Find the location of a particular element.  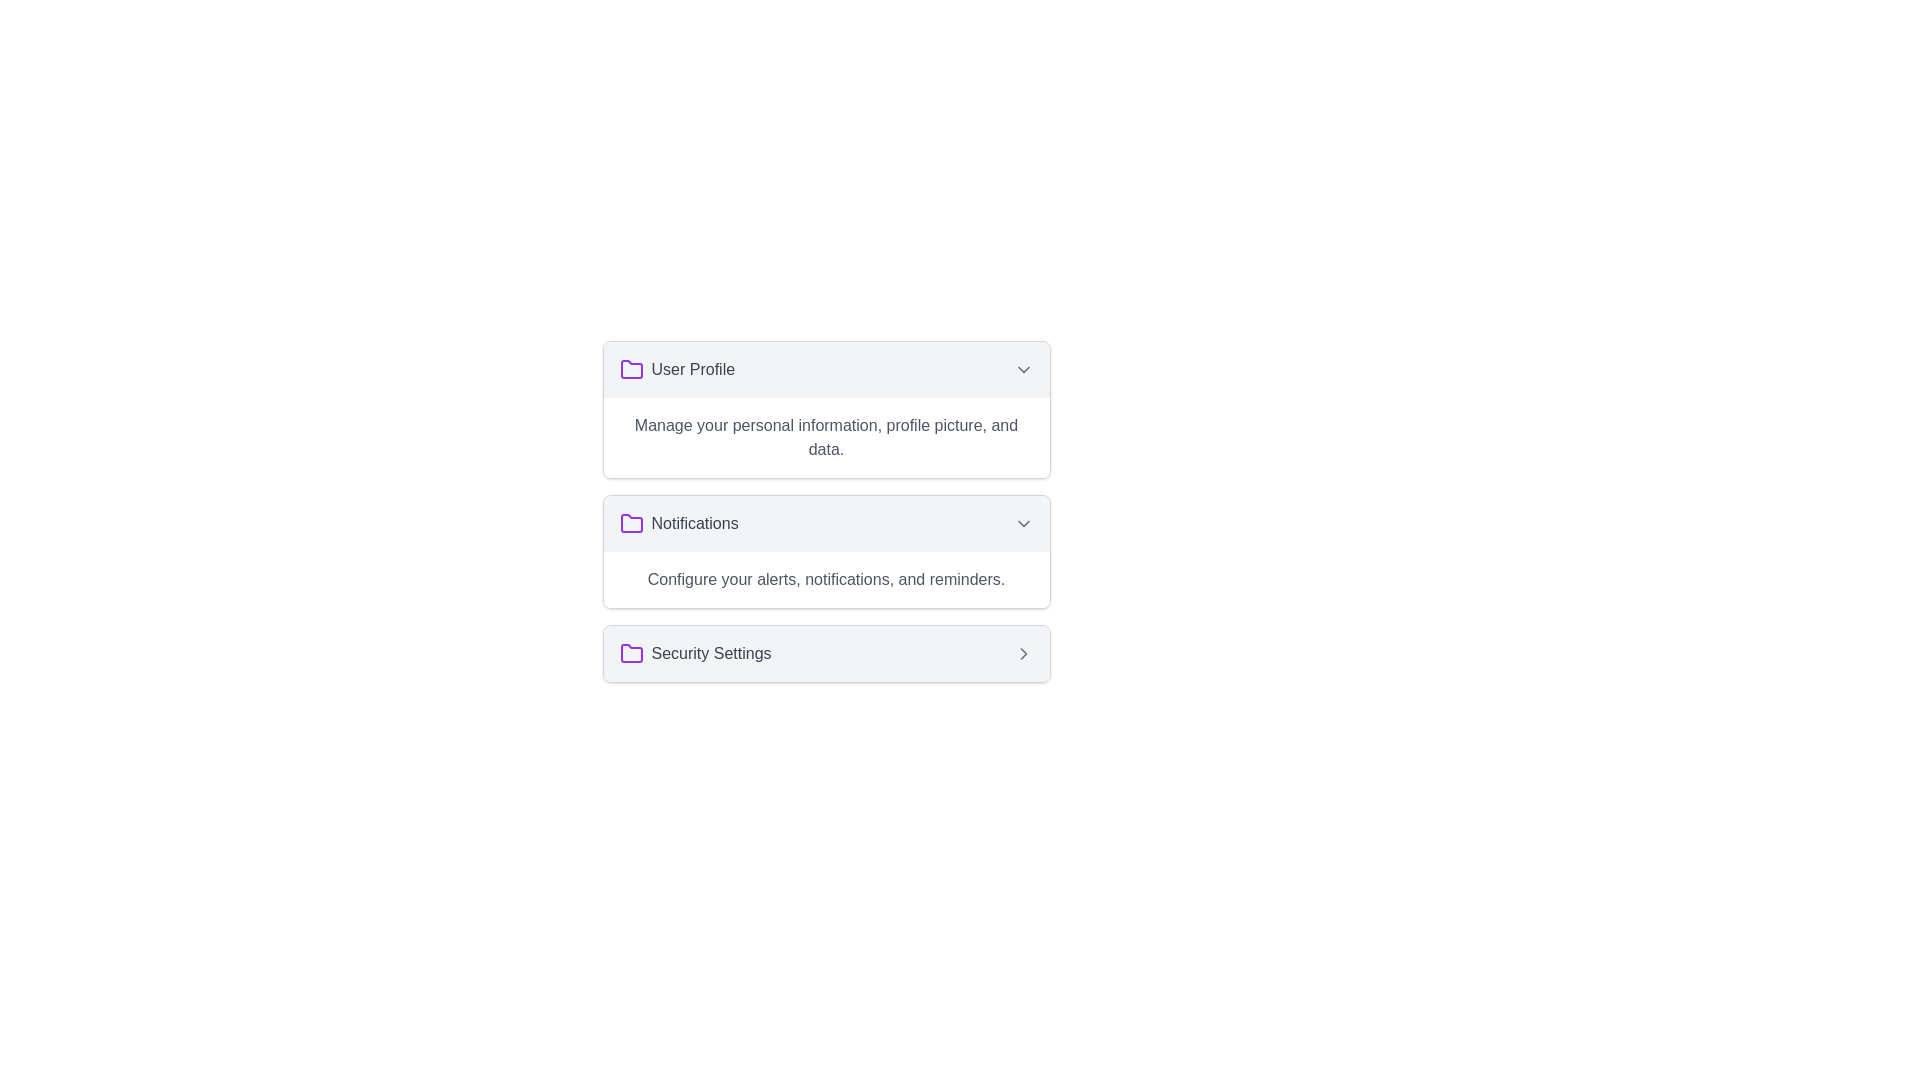

the 'User Profile' menu item label, which is a static label positioned on the left-hand side of the first section of a vertically stacked menu interface is located at coordinates (677, 370).